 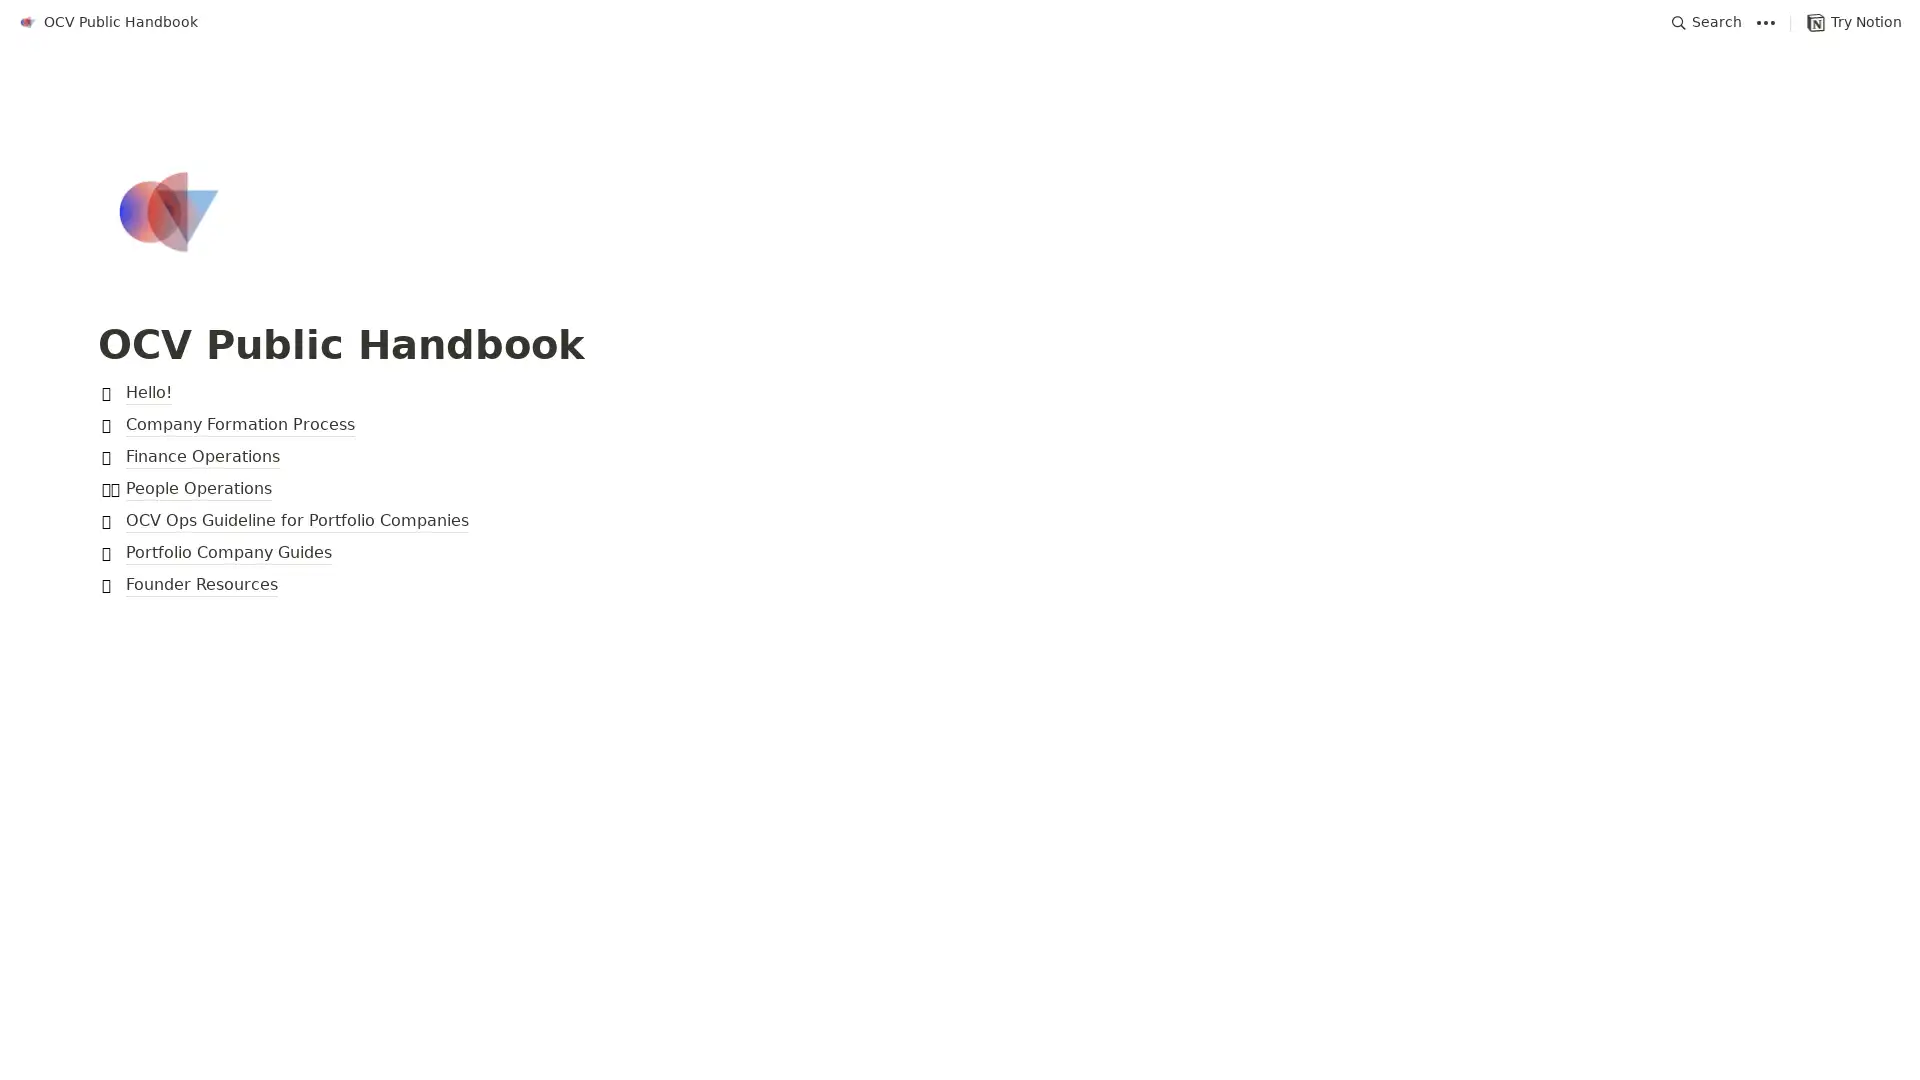 I want to click on Finance Operations, so click(x=960, y=458).